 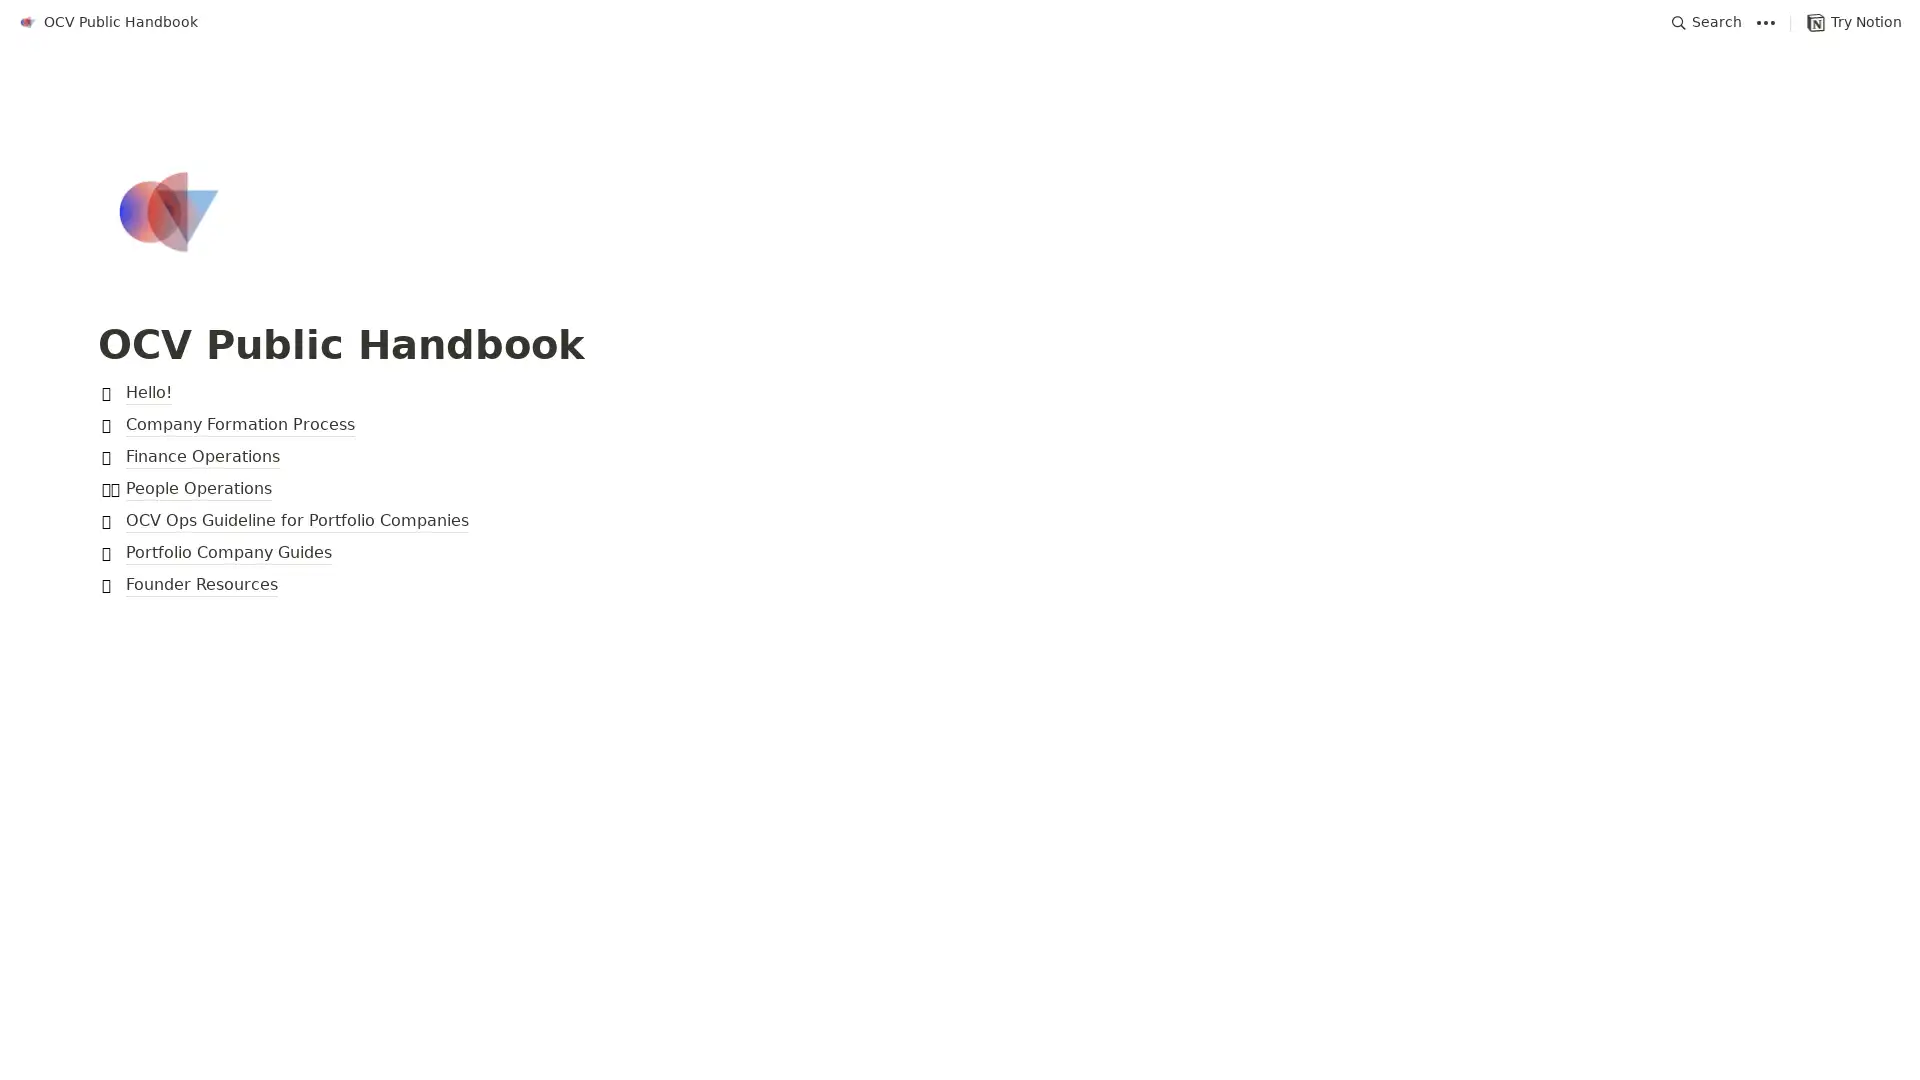 I want to click on Finance Operations, so click(x=960, y=458).